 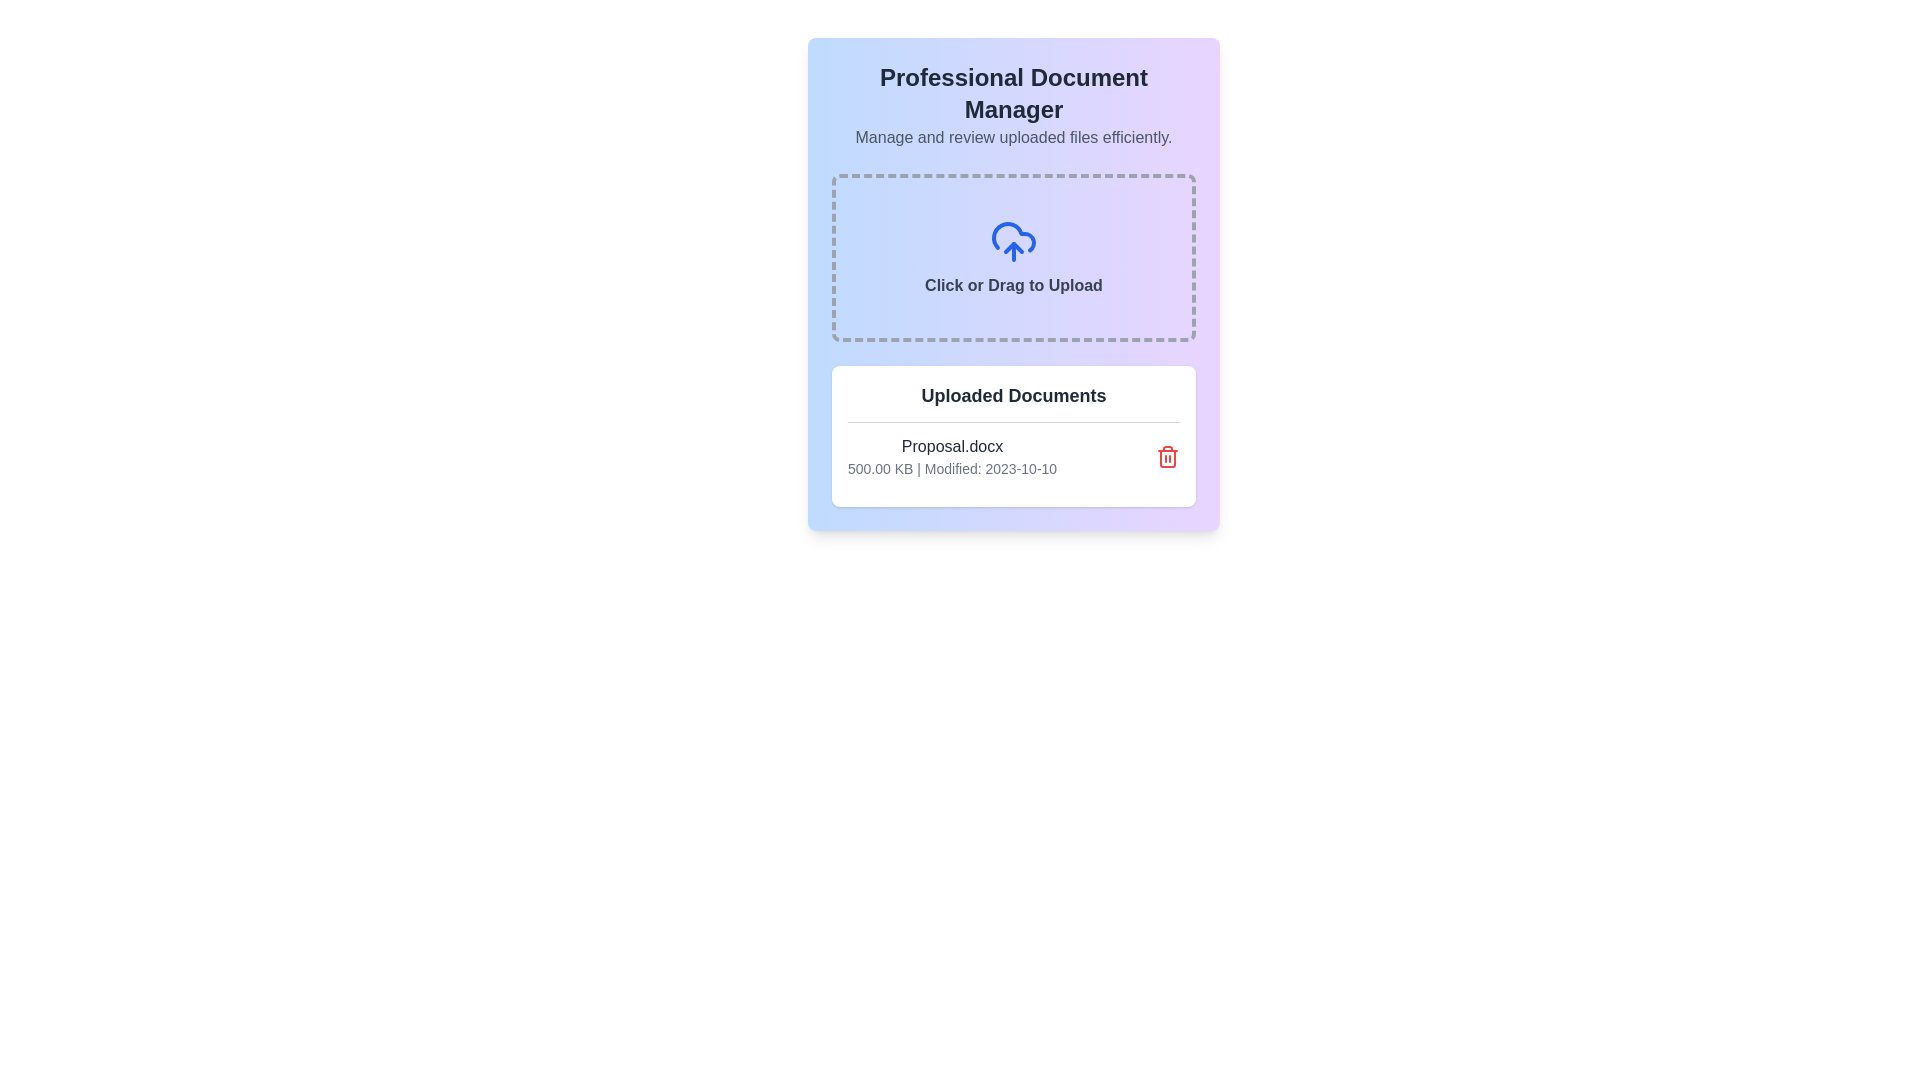 What do you see at coordinates (1013, 396) in the screenshot?
I see `the 'Uploaded Documents' text label, which is a bold, large, dark gray header located above the document file listing` at bounding box center [1013, 396].